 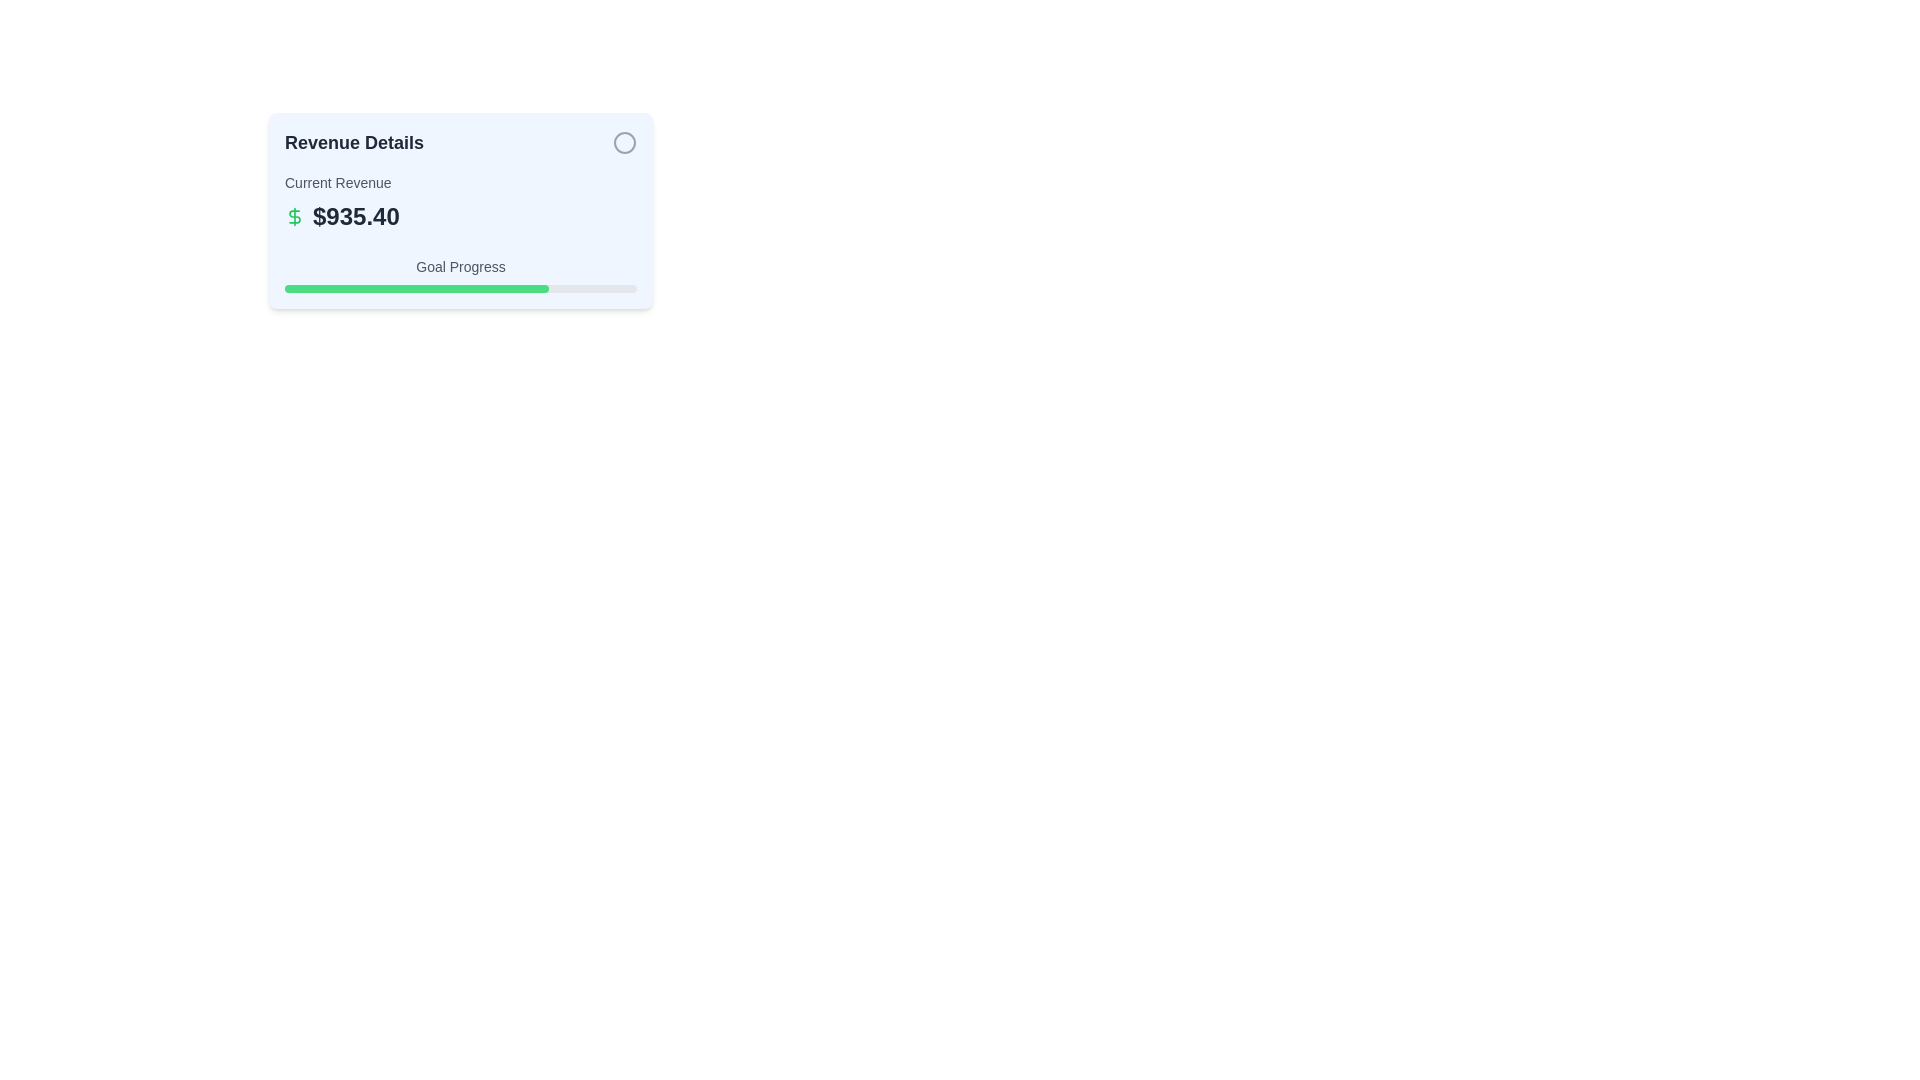 I want to click on the progress bar located at the bottom of the 'Revenue Details' card, which has a light blue background and shows percentage completion towards a goal, so click(x=459, y=274).